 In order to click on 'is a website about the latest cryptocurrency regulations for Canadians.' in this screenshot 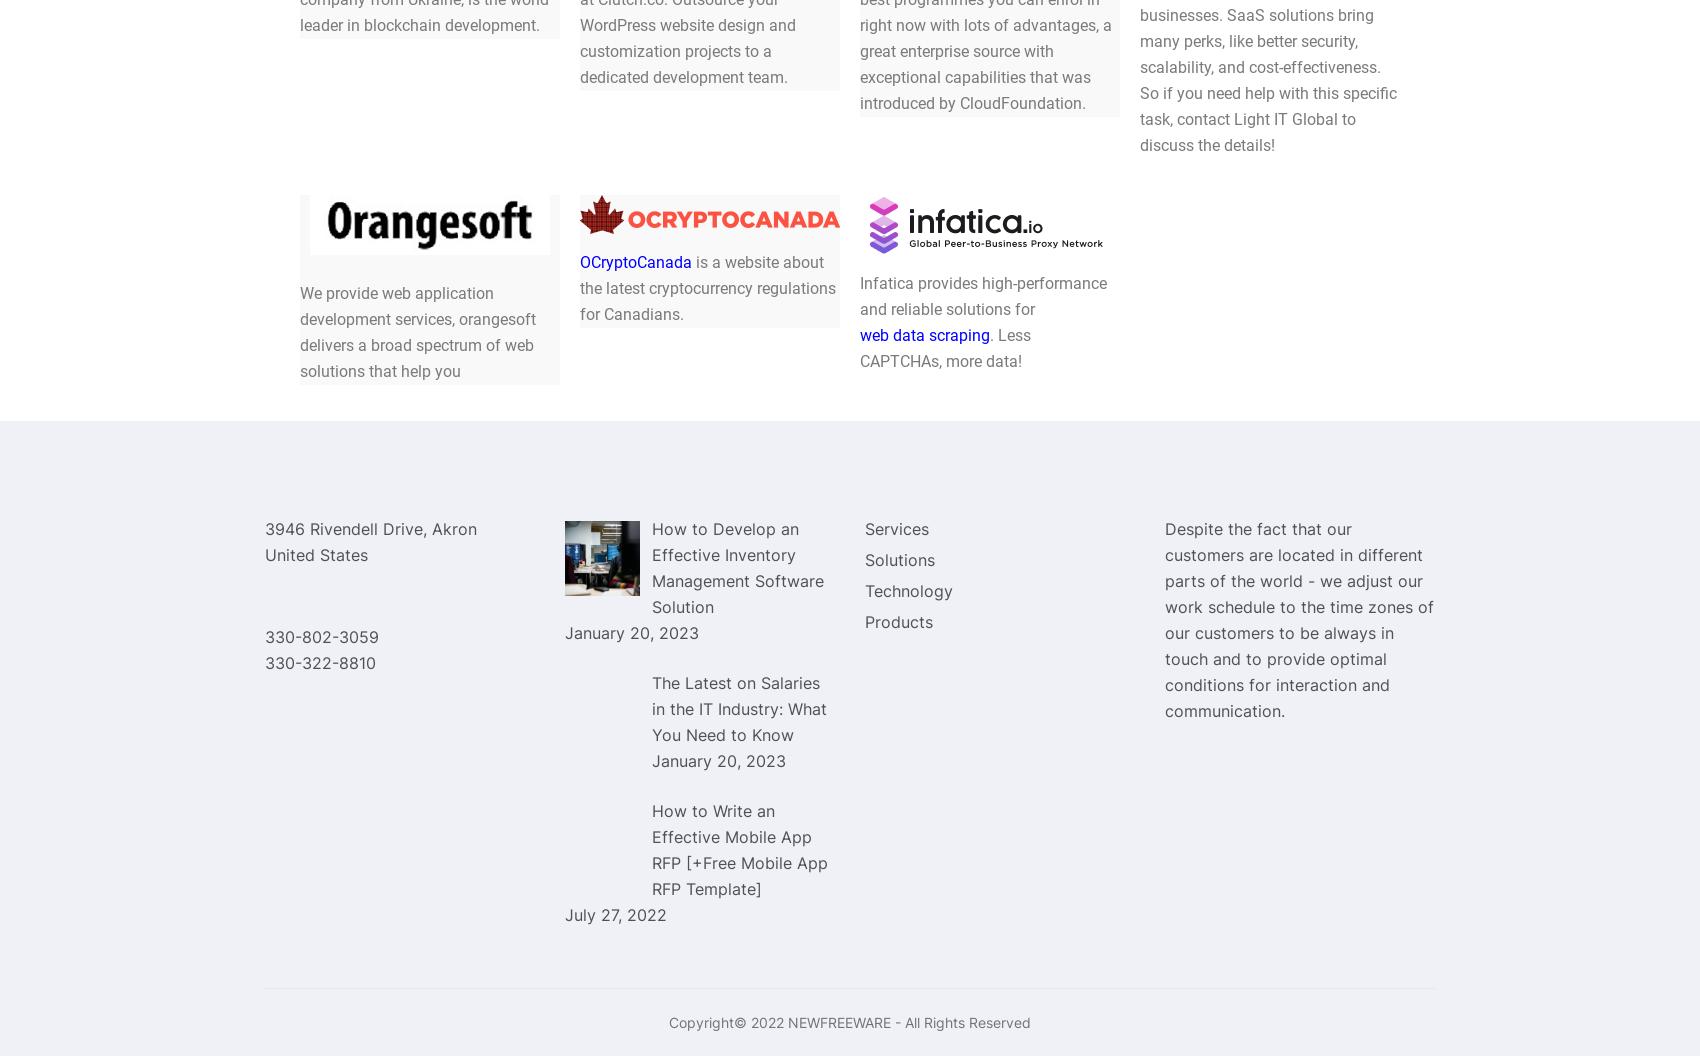, I will do `click(708, 287)`.